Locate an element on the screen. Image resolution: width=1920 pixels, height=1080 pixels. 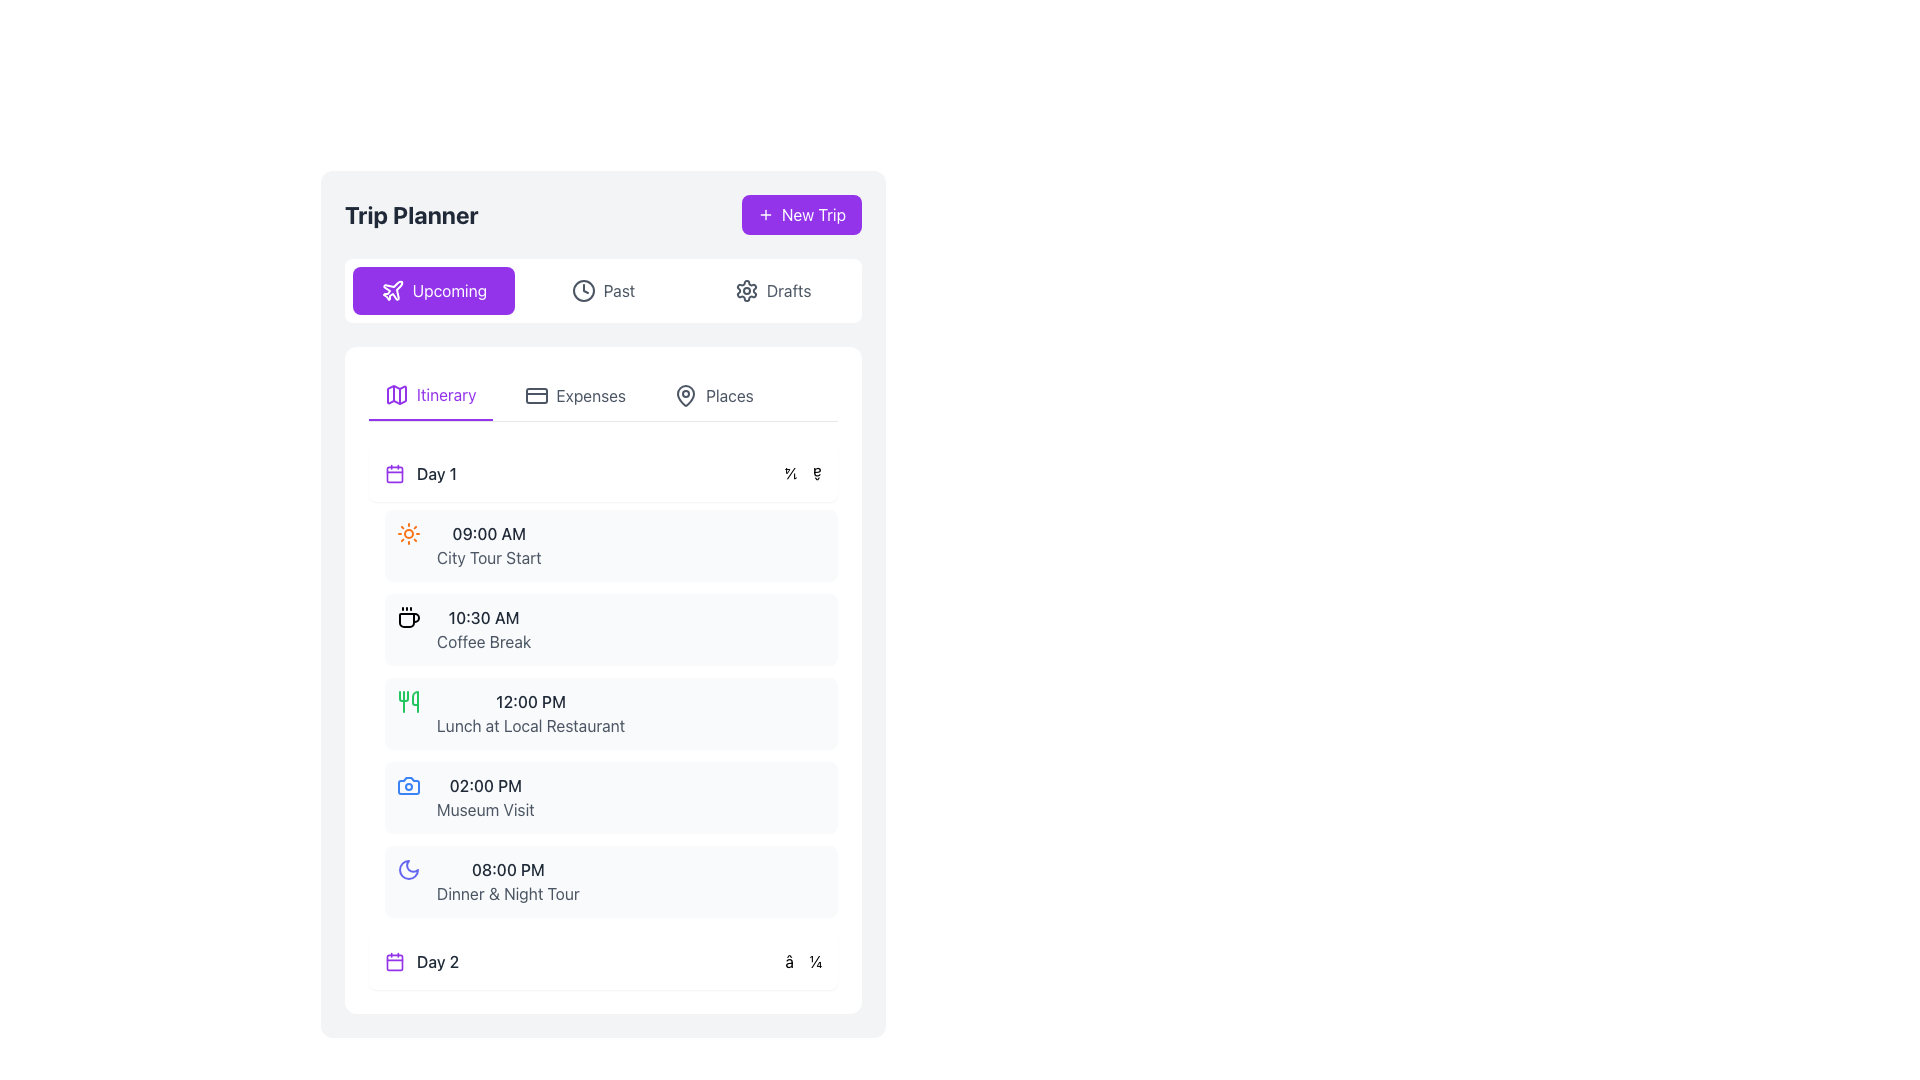
the button labeled 'New Trip' which is styled with a white font on a purple background, located at the top-right corner of the interface under the header section is located at coordinates (813, 215).